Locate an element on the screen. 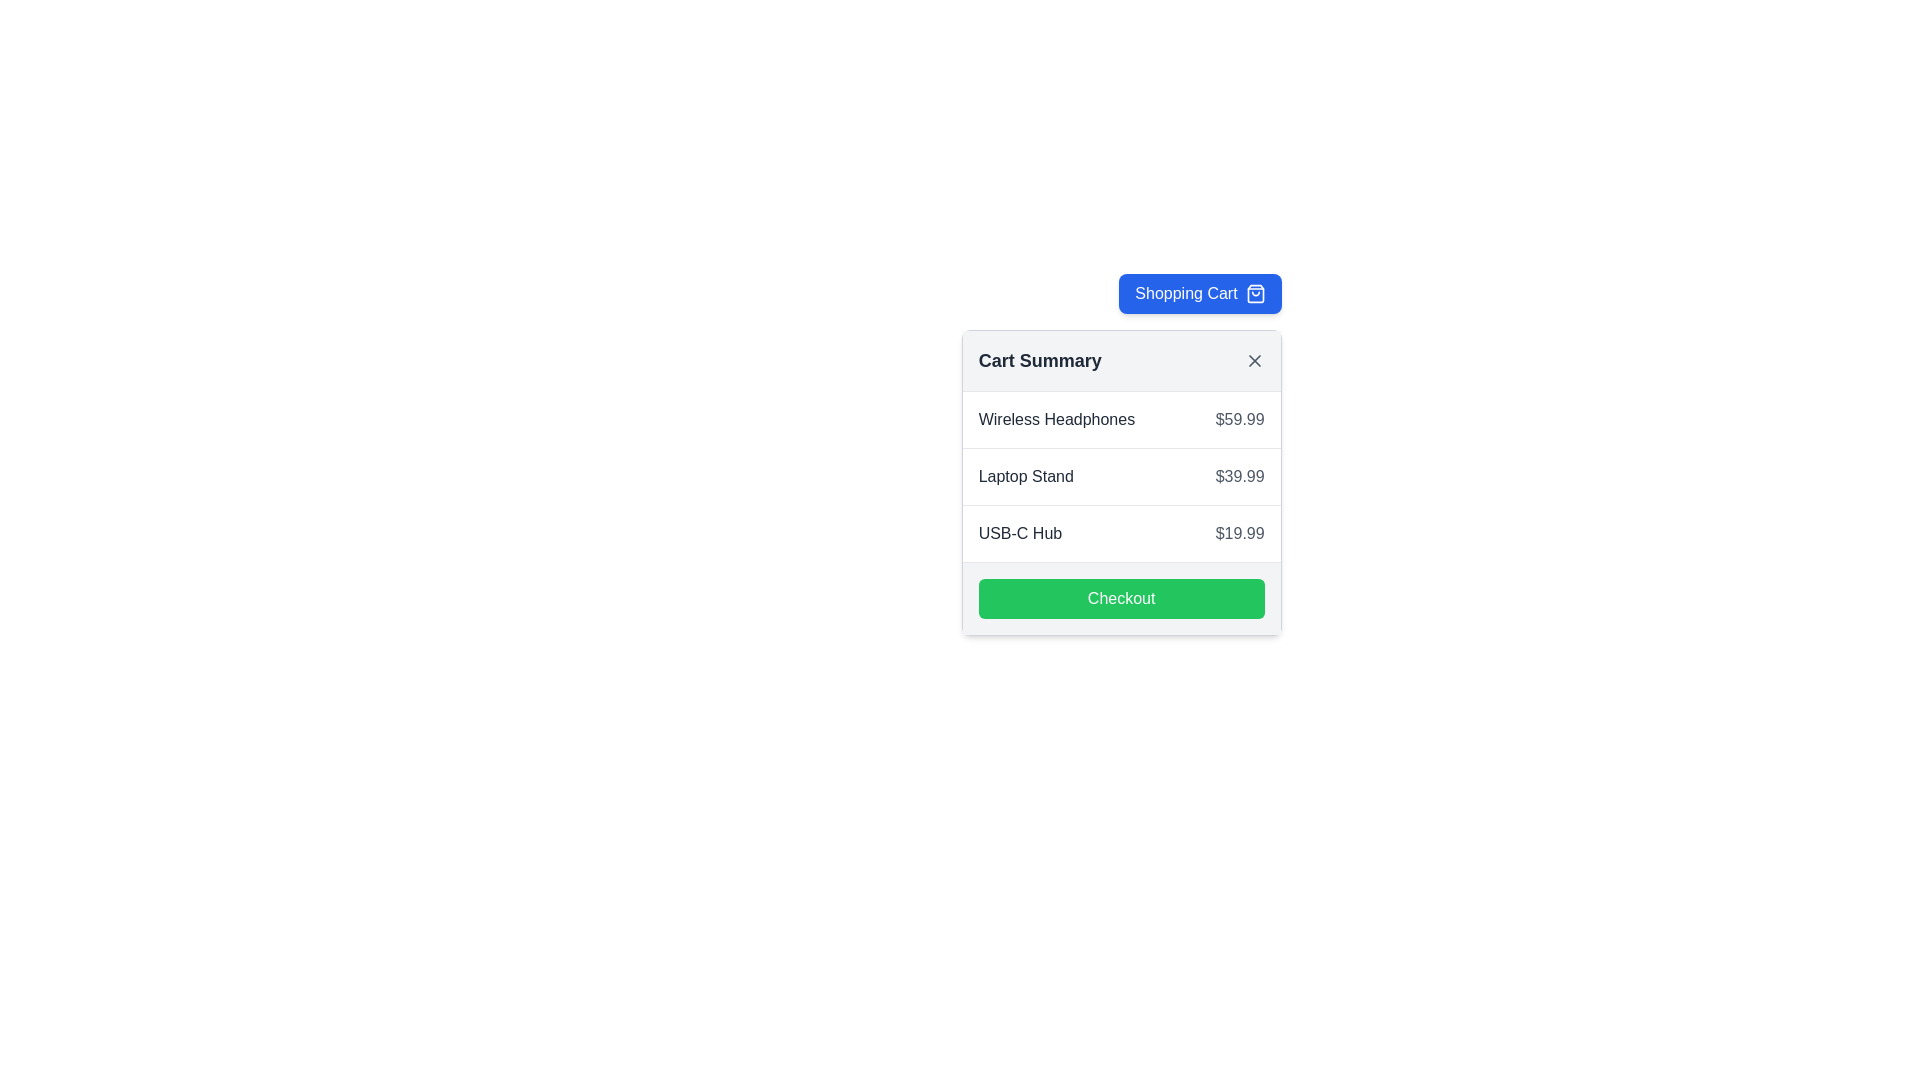 Image resolution: width=1920 pixels, height=1080 pixels. the price indicator label for the product 'USB-C Hub' located in the shopping cart summary section on the third row is located at coordinates (1239, 532).